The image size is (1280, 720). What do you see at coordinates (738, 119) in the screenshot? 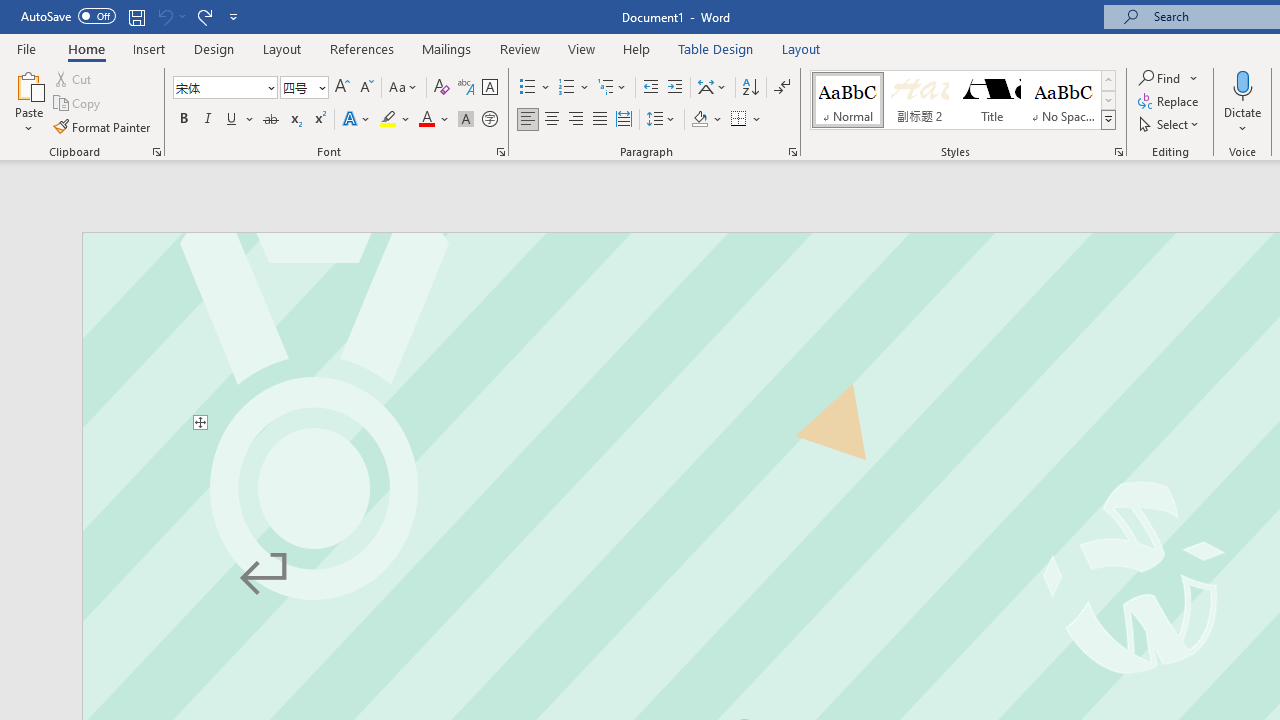
I see `'Borders'` at bounding box center [738, 119].